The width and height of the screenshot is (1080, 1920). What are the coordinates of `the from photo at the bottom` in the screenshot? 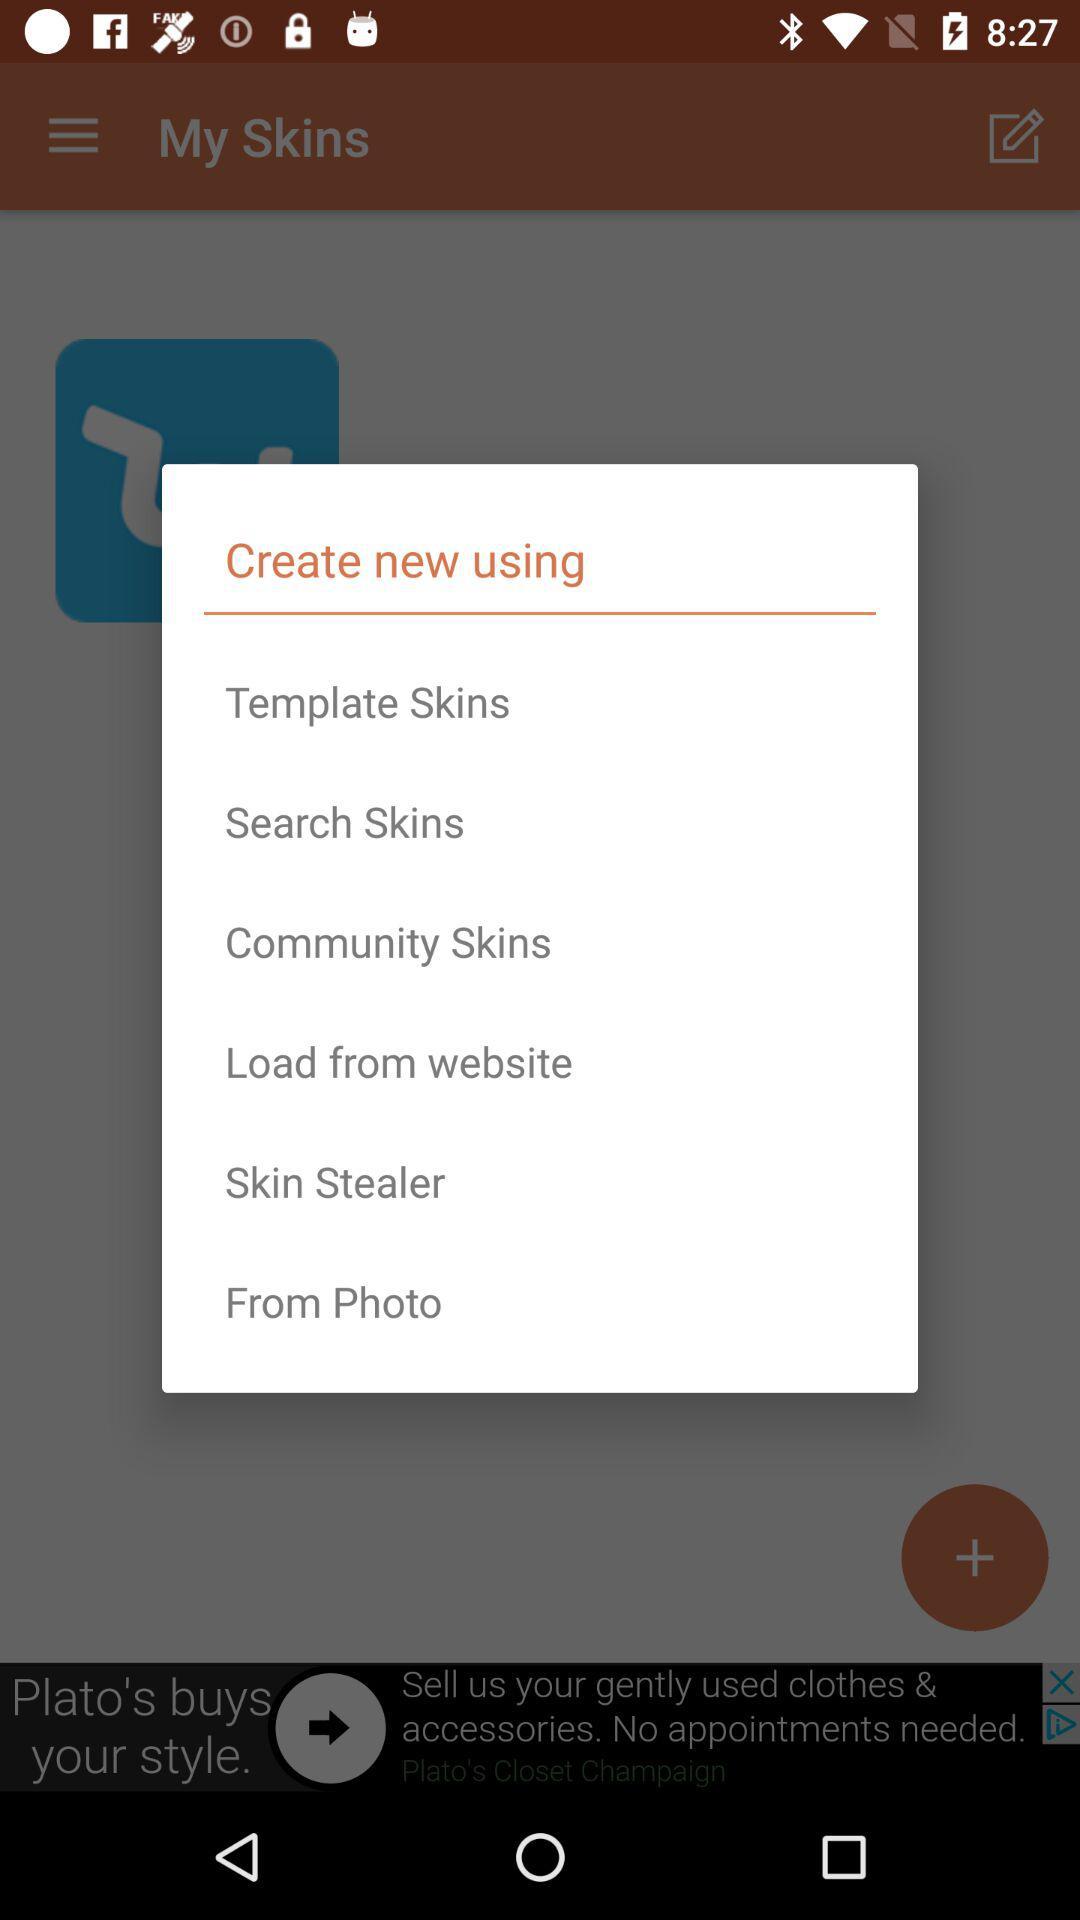 It's located at (540, 1301).